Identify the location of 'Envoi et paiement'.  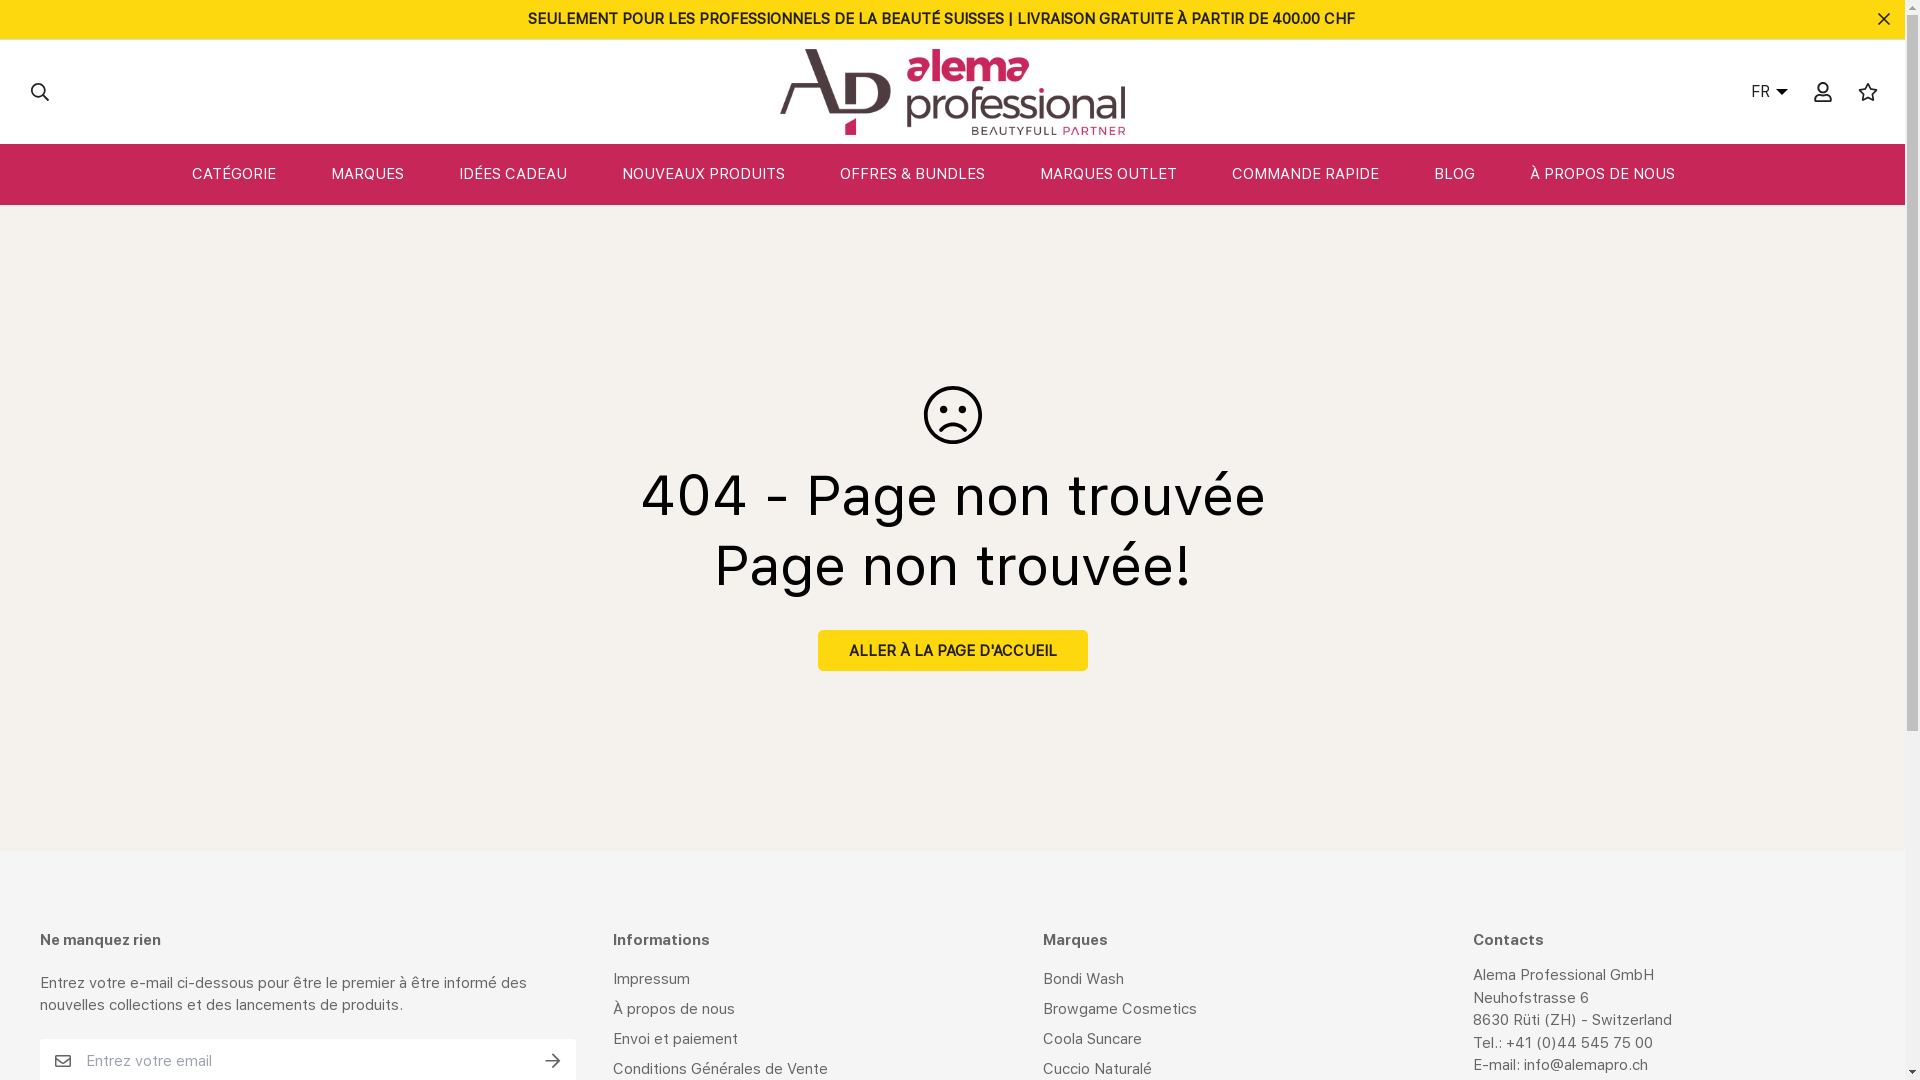
(675, 1037).